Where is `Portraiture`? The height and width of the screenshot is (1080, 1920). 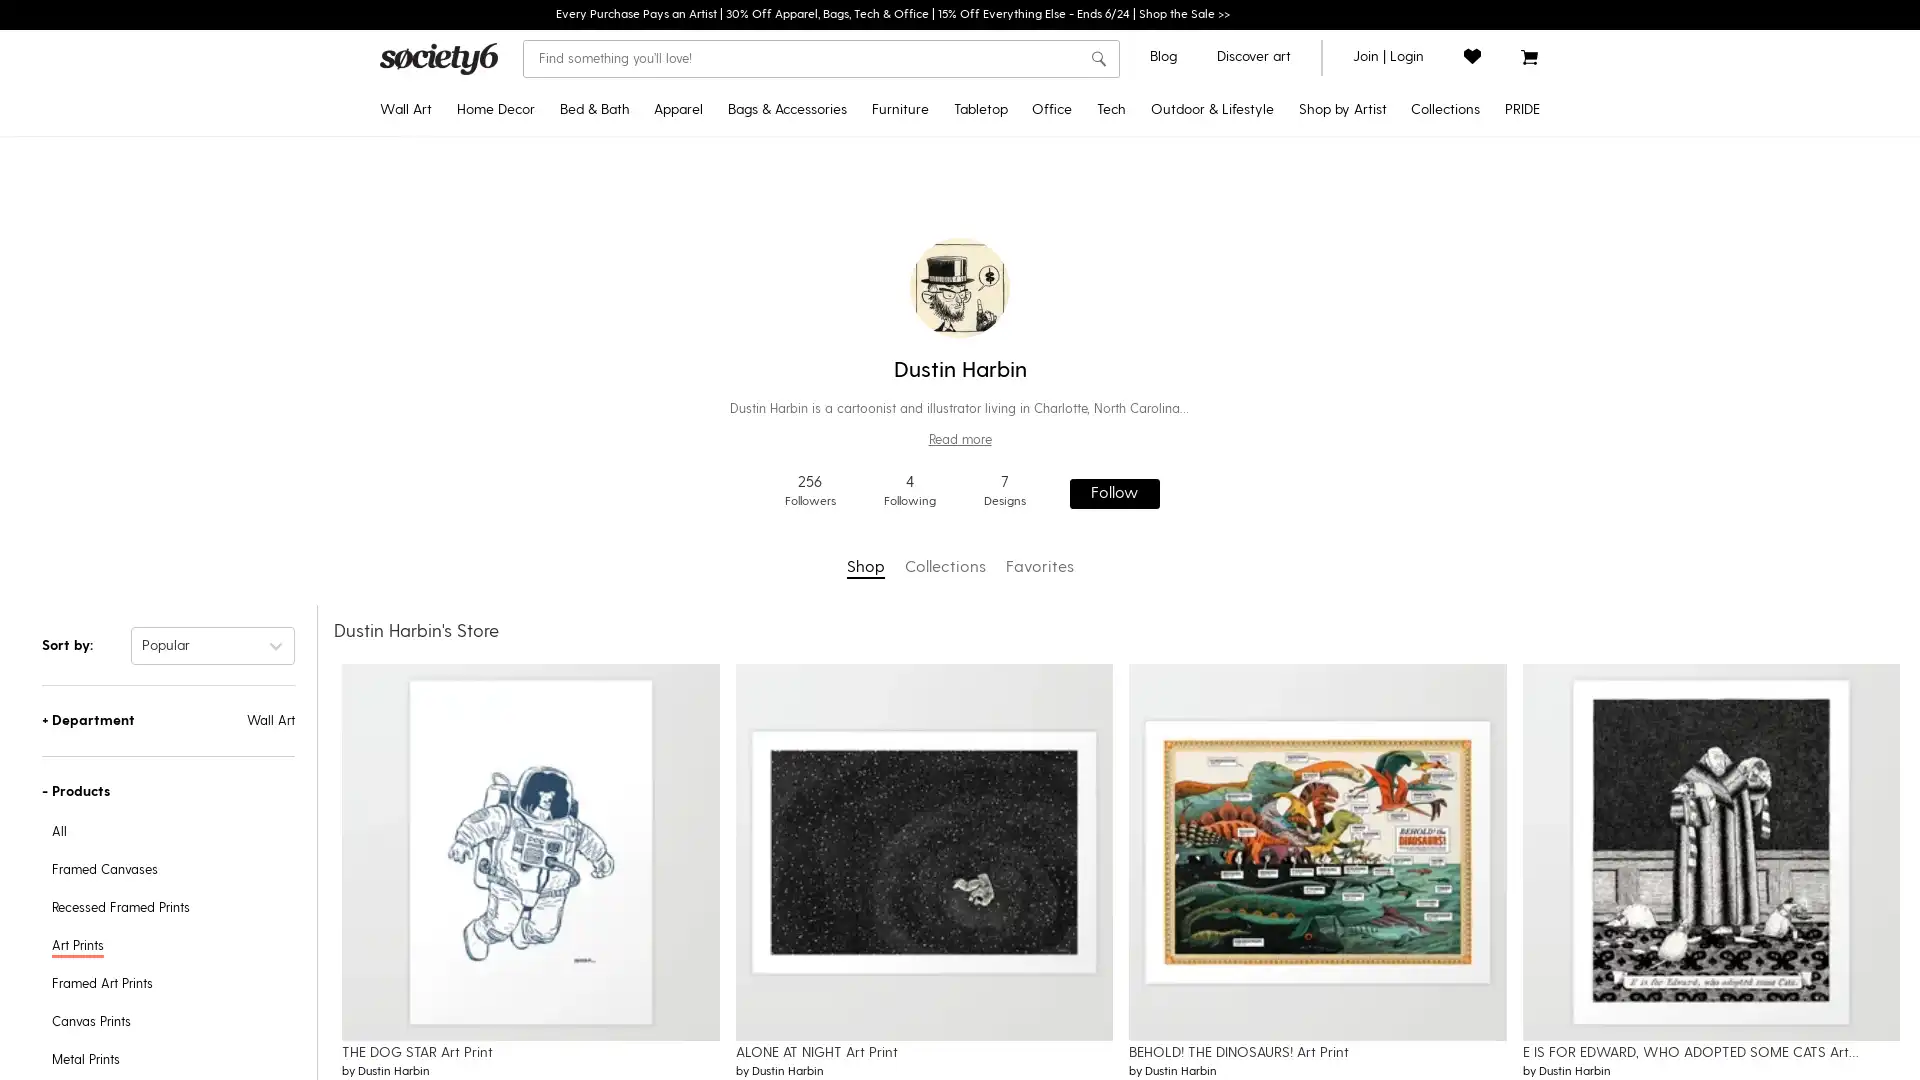
Portraiture is located at coordinates (1371, 418).